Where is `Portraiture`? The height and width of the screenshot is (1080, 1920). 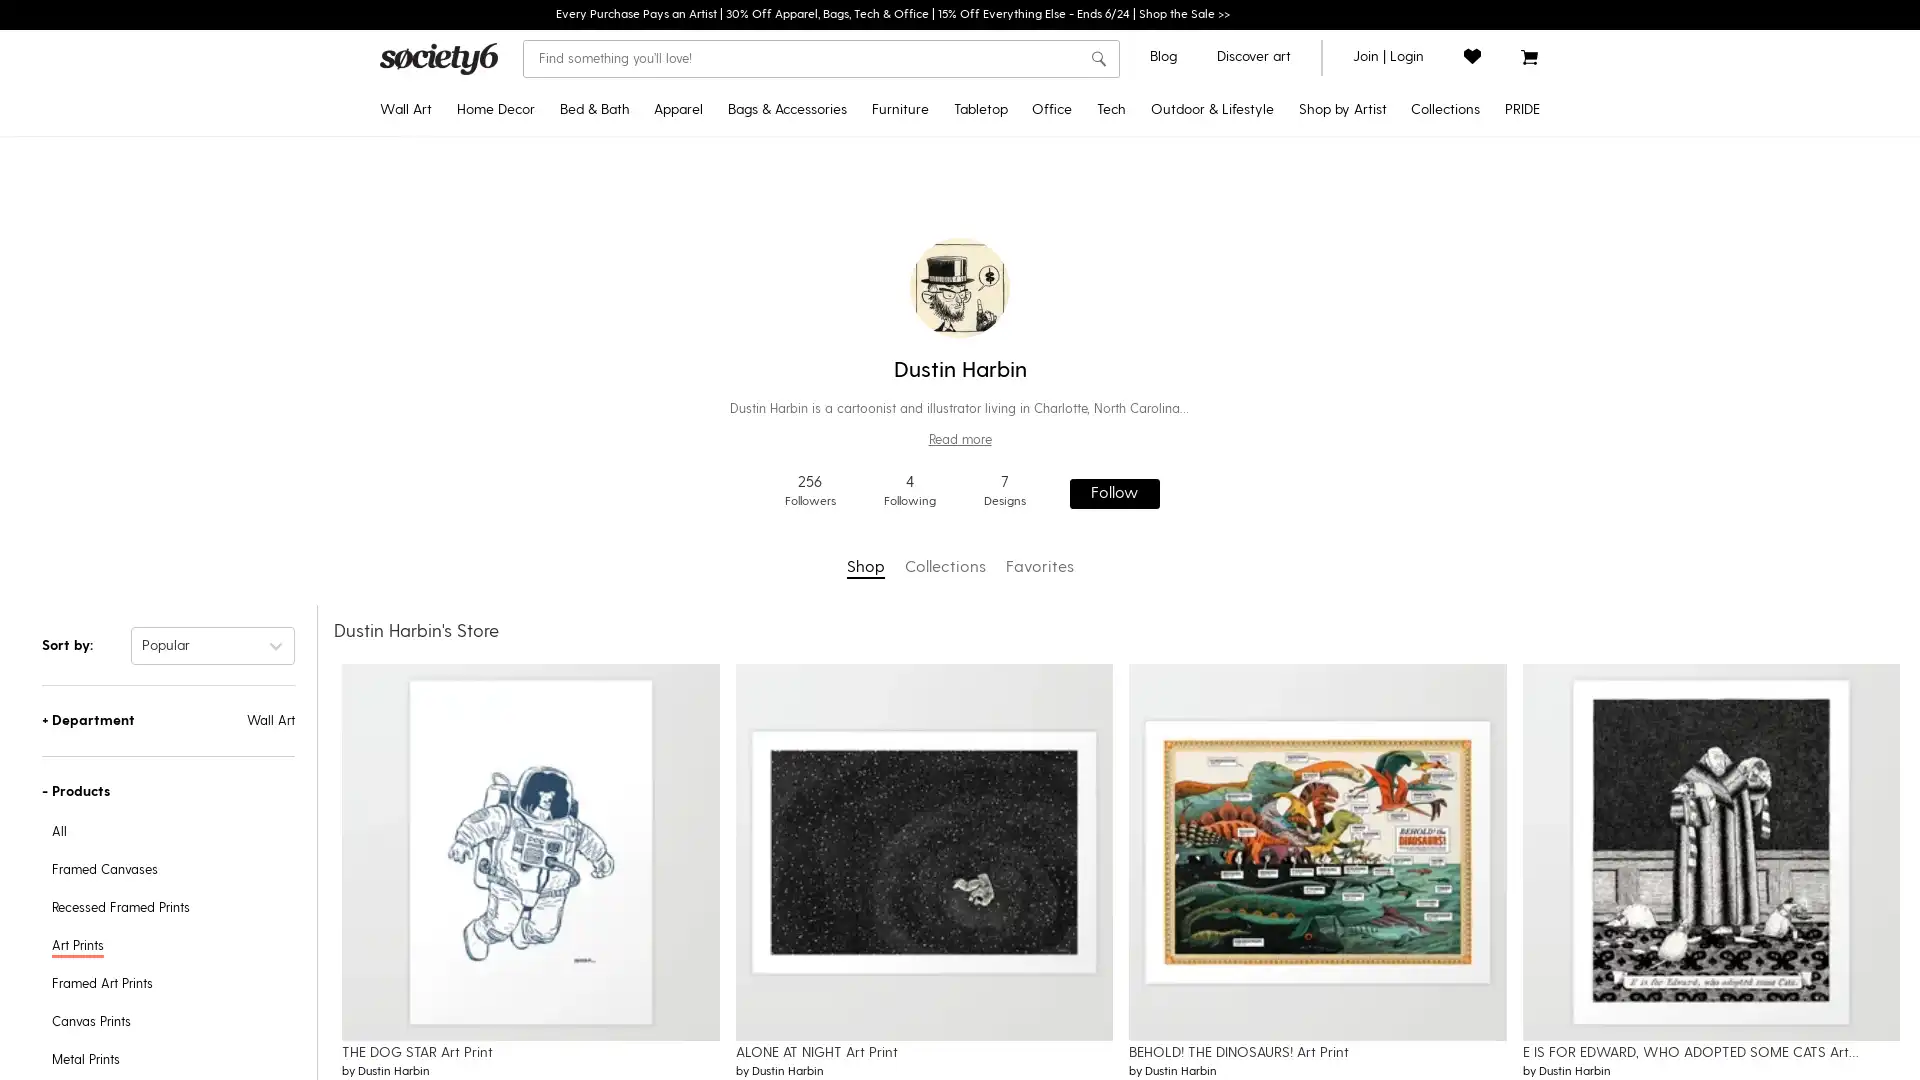
Portraiture is located at coordinates (1371, 418).